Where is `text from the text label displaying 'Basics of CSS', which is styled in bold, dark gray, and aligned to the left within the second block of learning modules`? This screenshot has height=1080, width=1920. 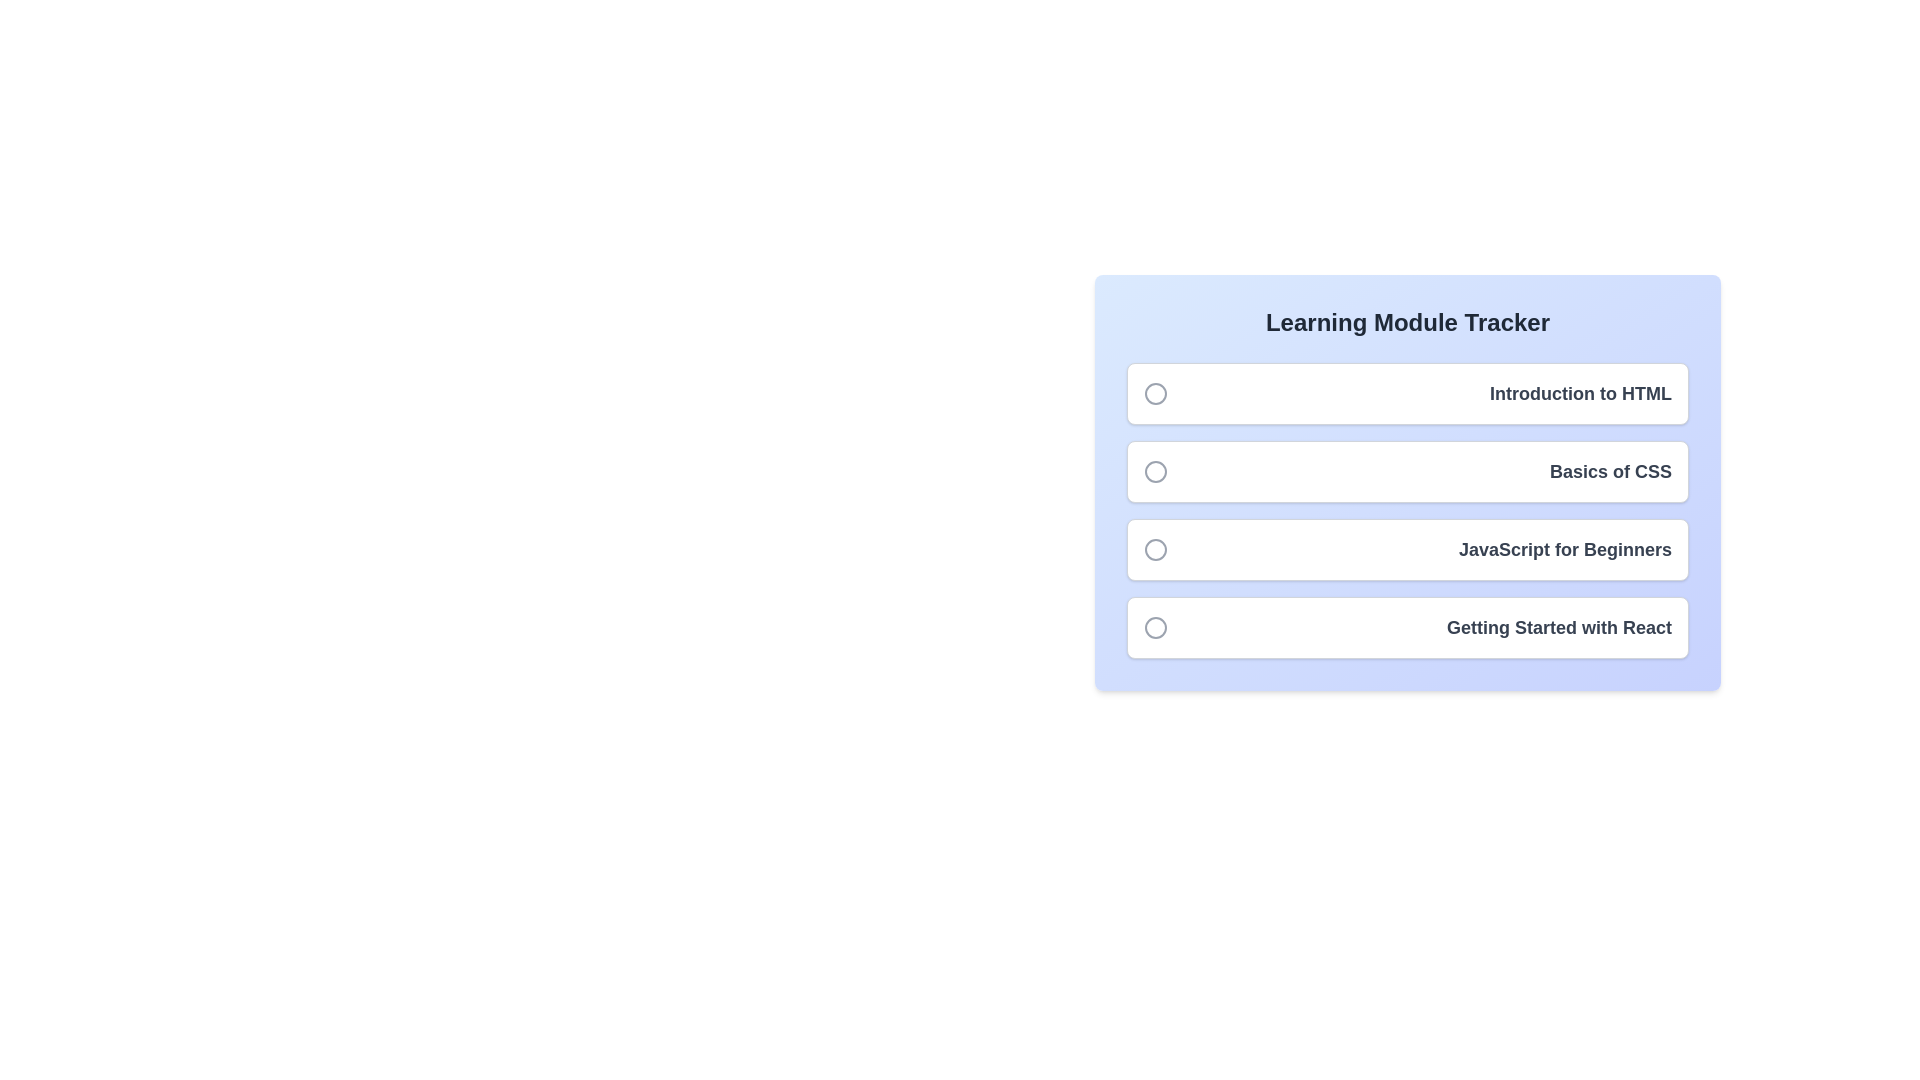 text from the text label displaying 'Basics of CSS', which is styled in bold, dark gray, and aligned to the left within the second block of learning modules is located at coordinates (1611, 471).